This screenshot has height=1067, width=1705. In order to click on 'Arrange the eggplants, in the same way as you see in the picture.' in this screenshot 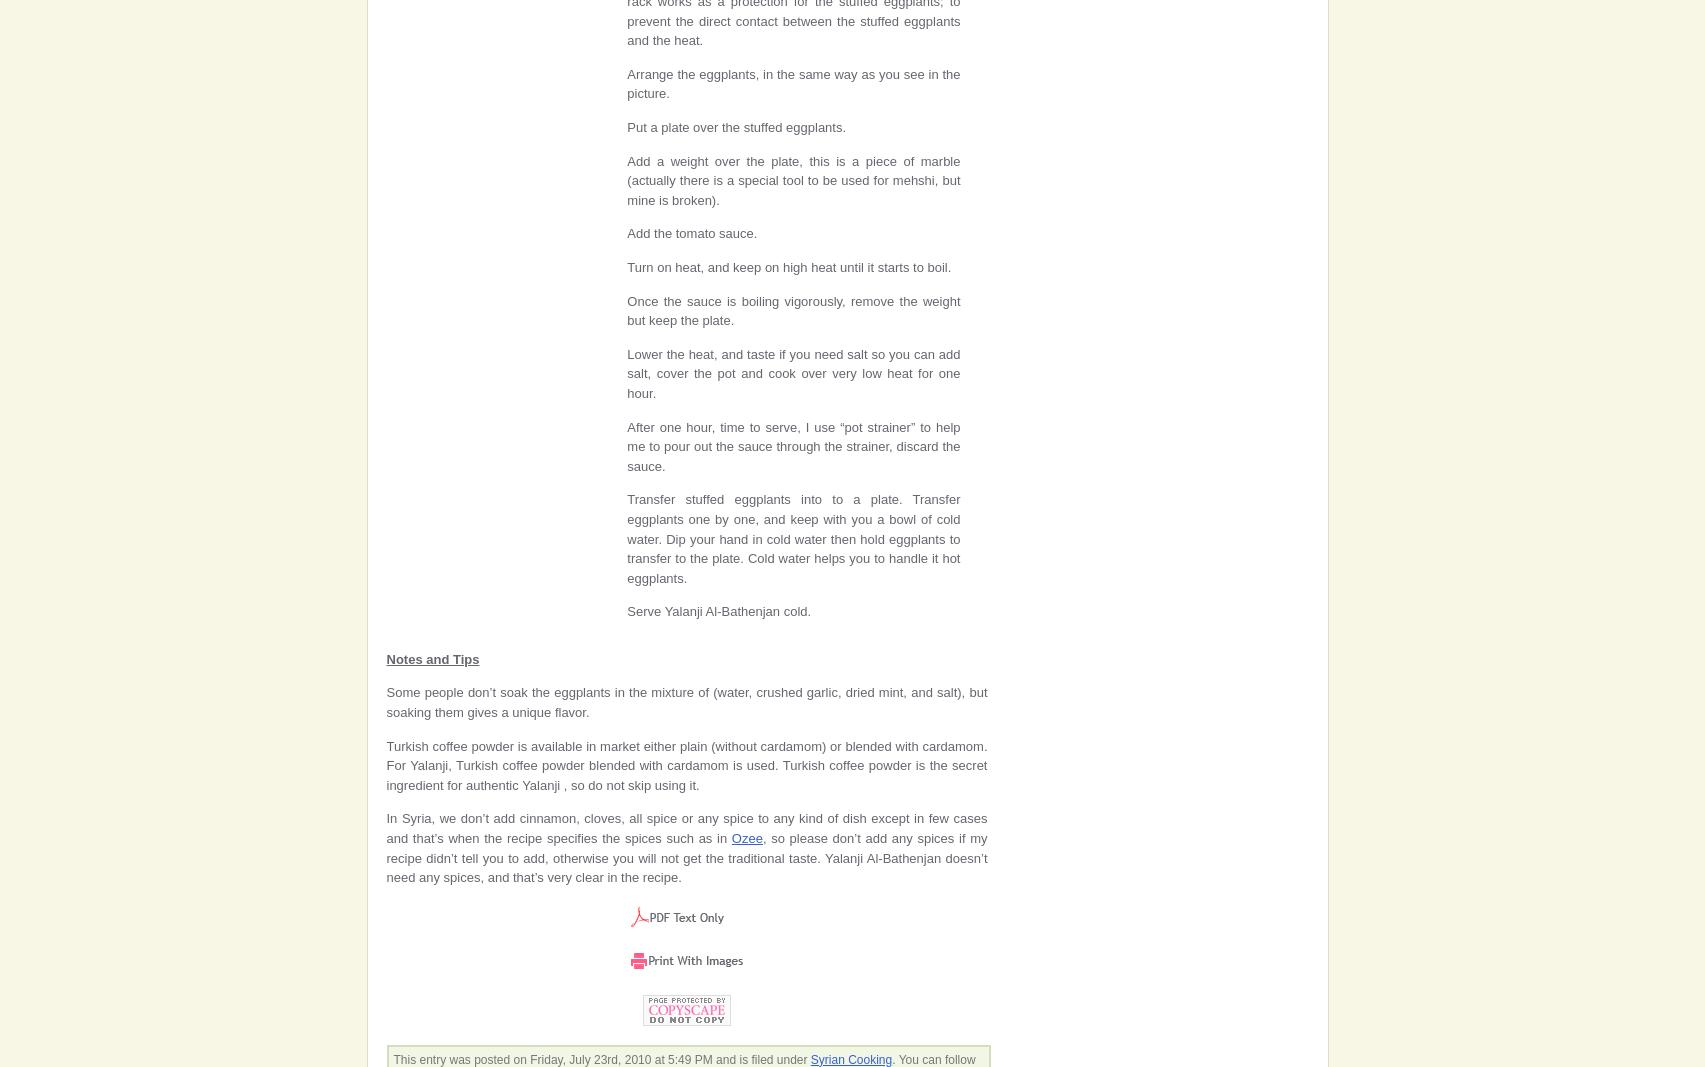, I will do `click(793, 82)`.